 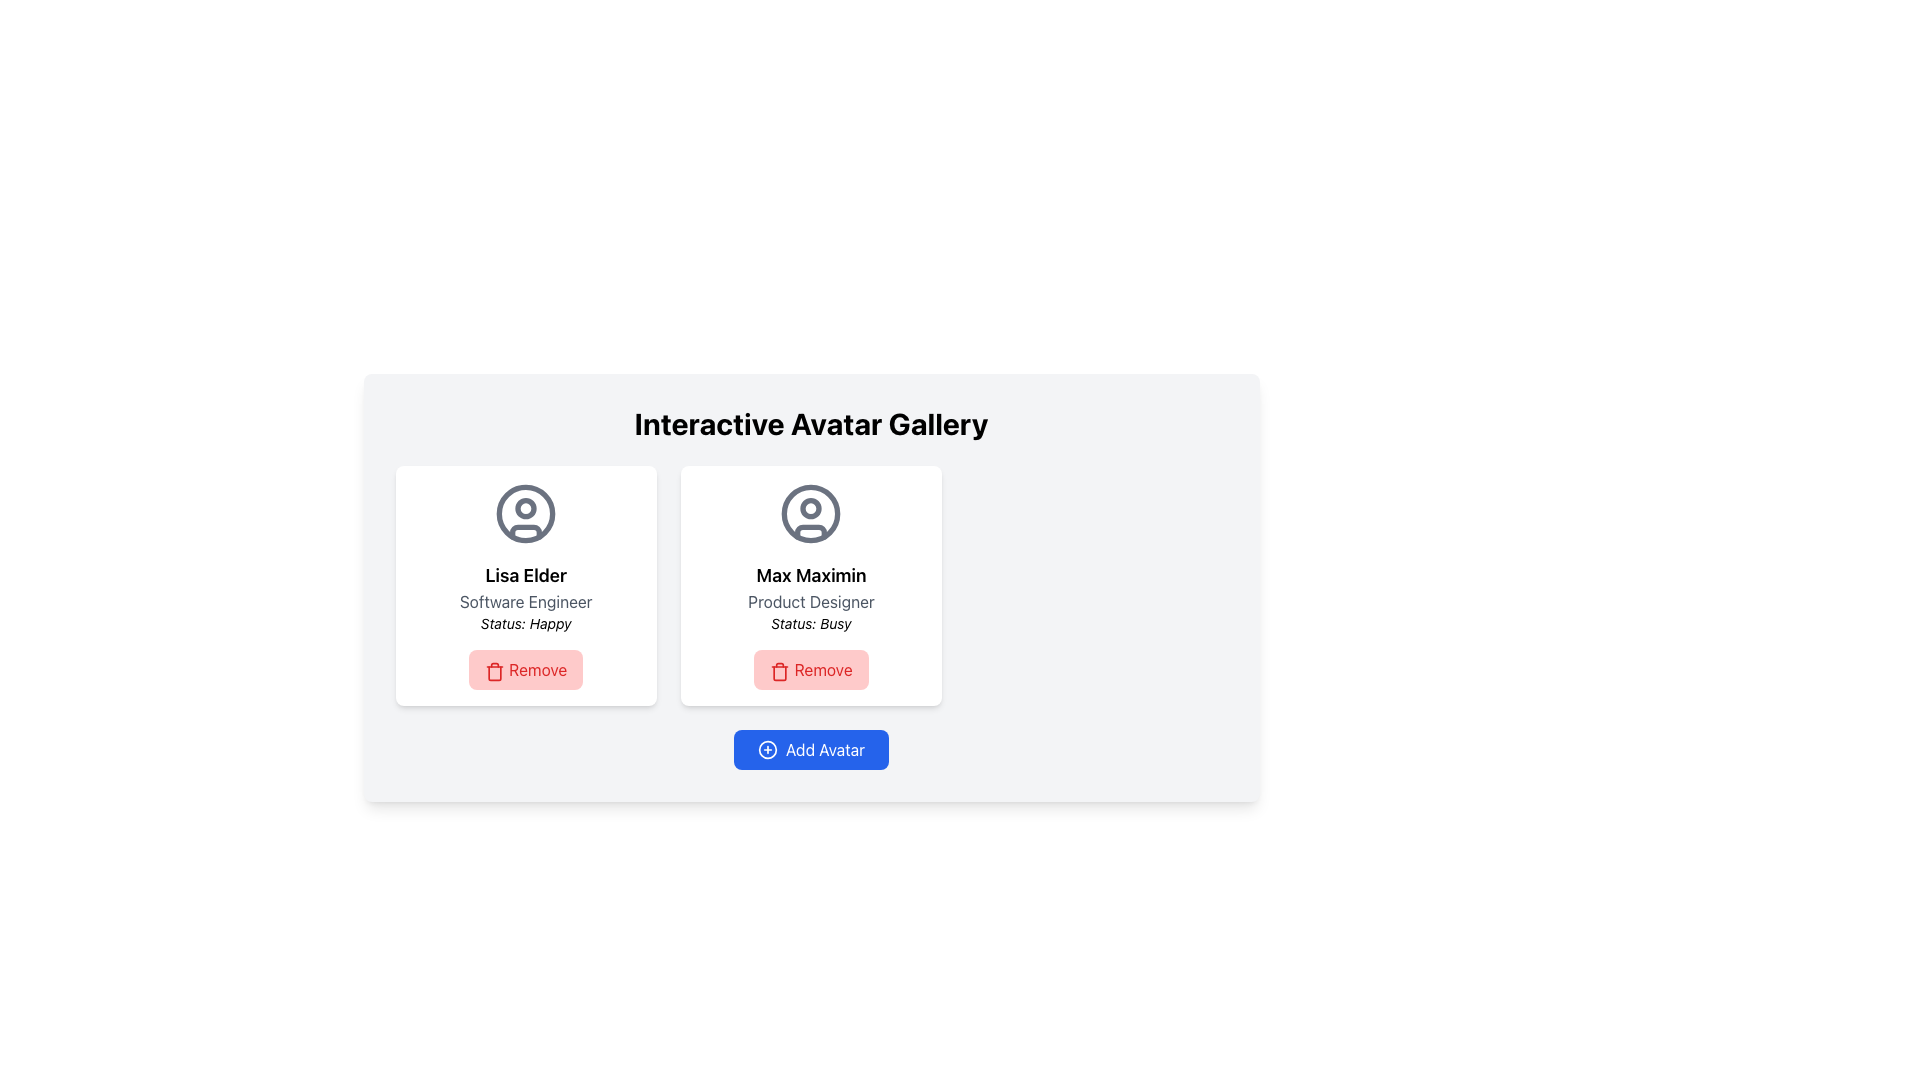 What do you see at coordinates (526, 585) in the screenshot?
I see `the user information card for 'Lisa Elder', which is the first card in a grid layout, centrally aligned within the interface` at bounding box center [526, 585].